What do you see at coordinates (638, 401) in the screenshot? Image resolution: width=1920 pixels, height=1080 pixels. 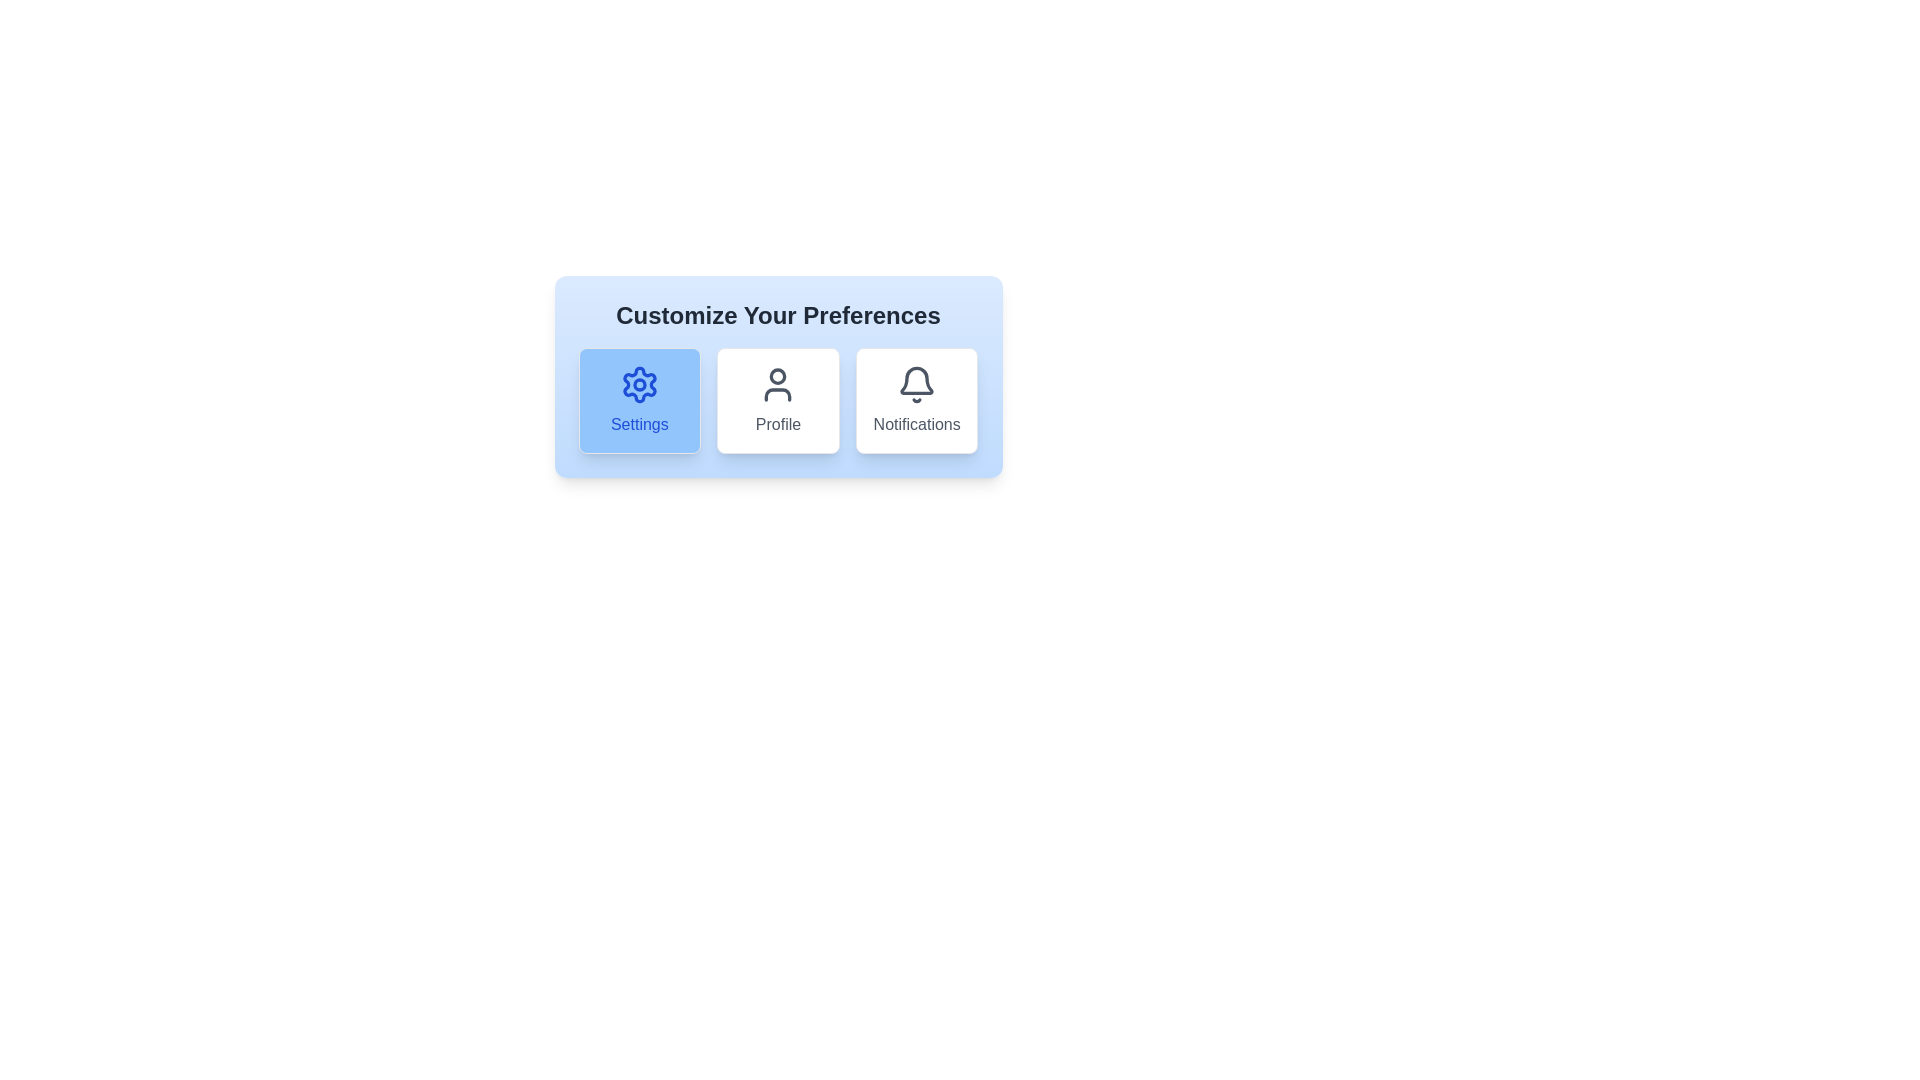 I see `the 'Settings' button, which is represented as a rectangular card with a blue background and a gear icon above the text label 'Settings'. It is the first card on the left in a grid layout before the 'Profile' and 'Notifications' cards` at bounding box center [638, 401].